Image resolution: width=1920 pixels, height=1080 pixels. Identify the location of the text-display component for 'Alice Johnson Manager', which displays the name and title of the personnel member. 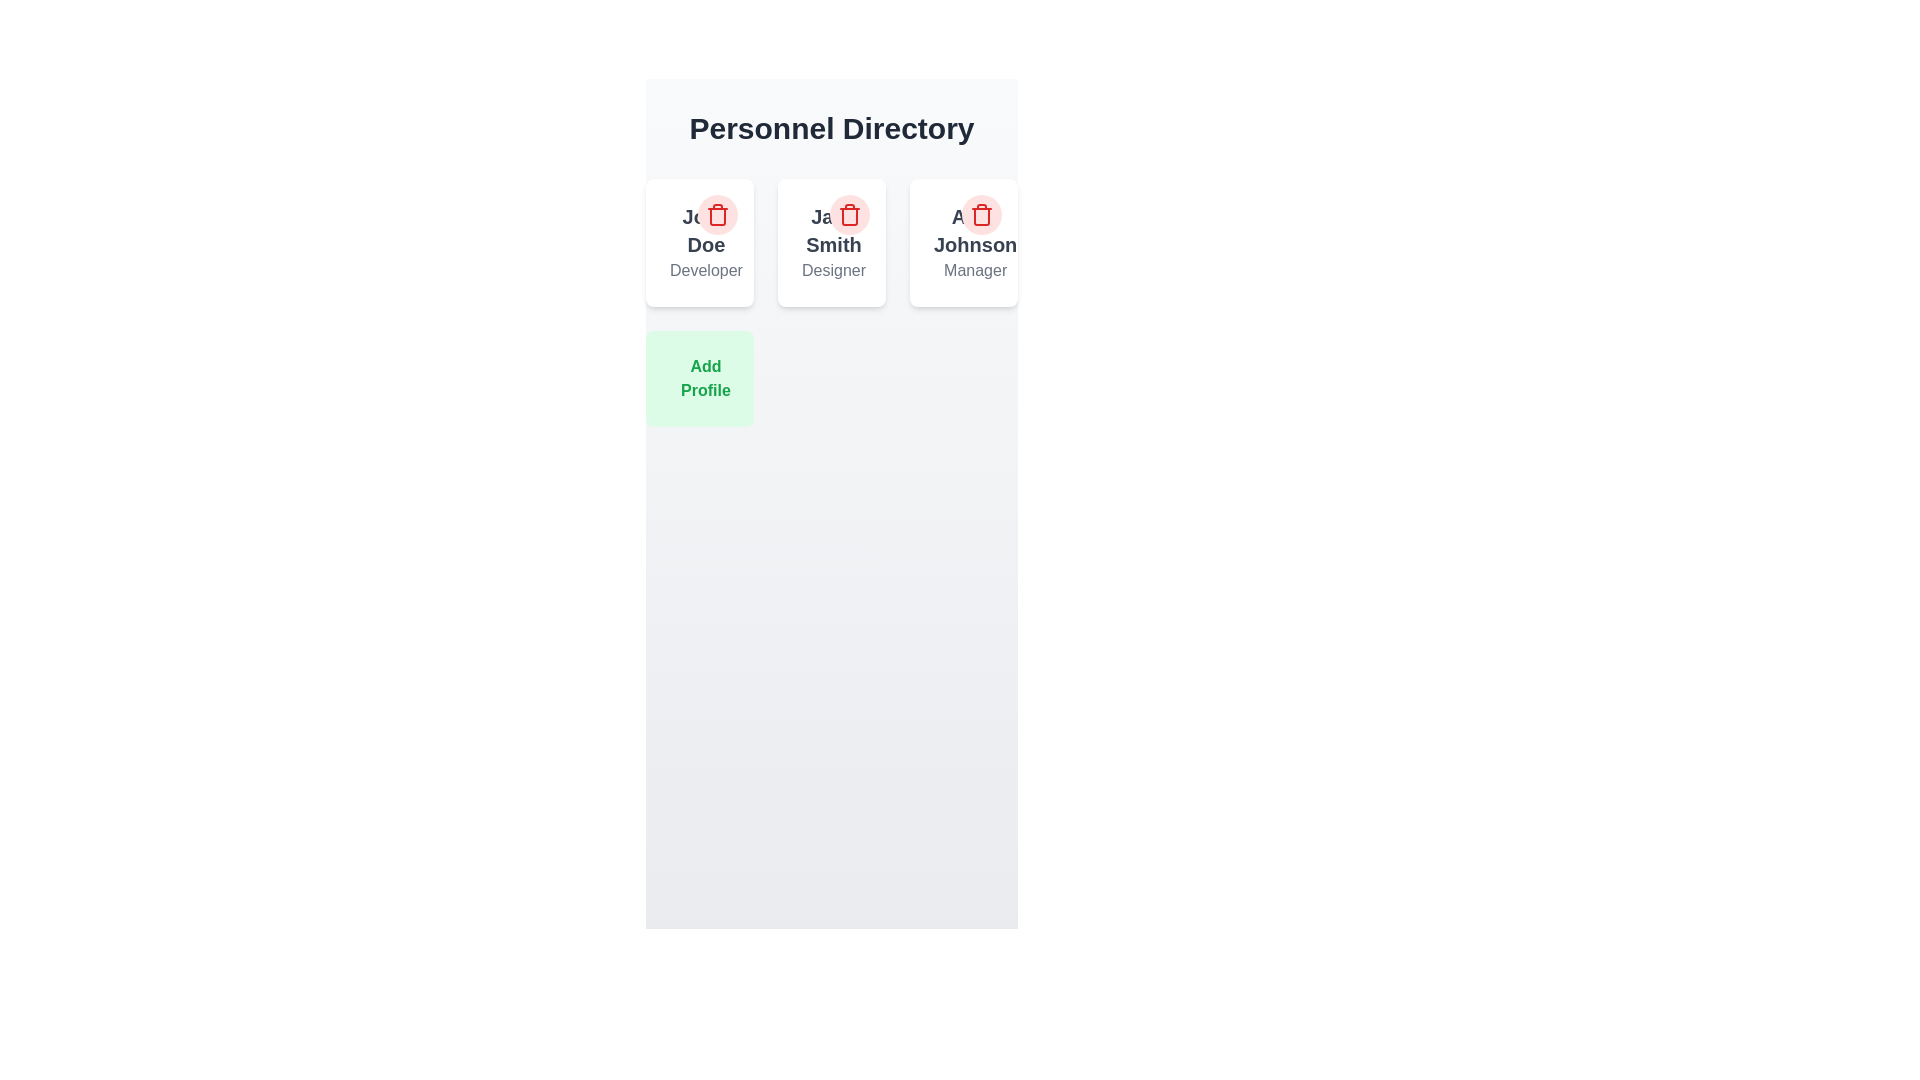
(964, 242).